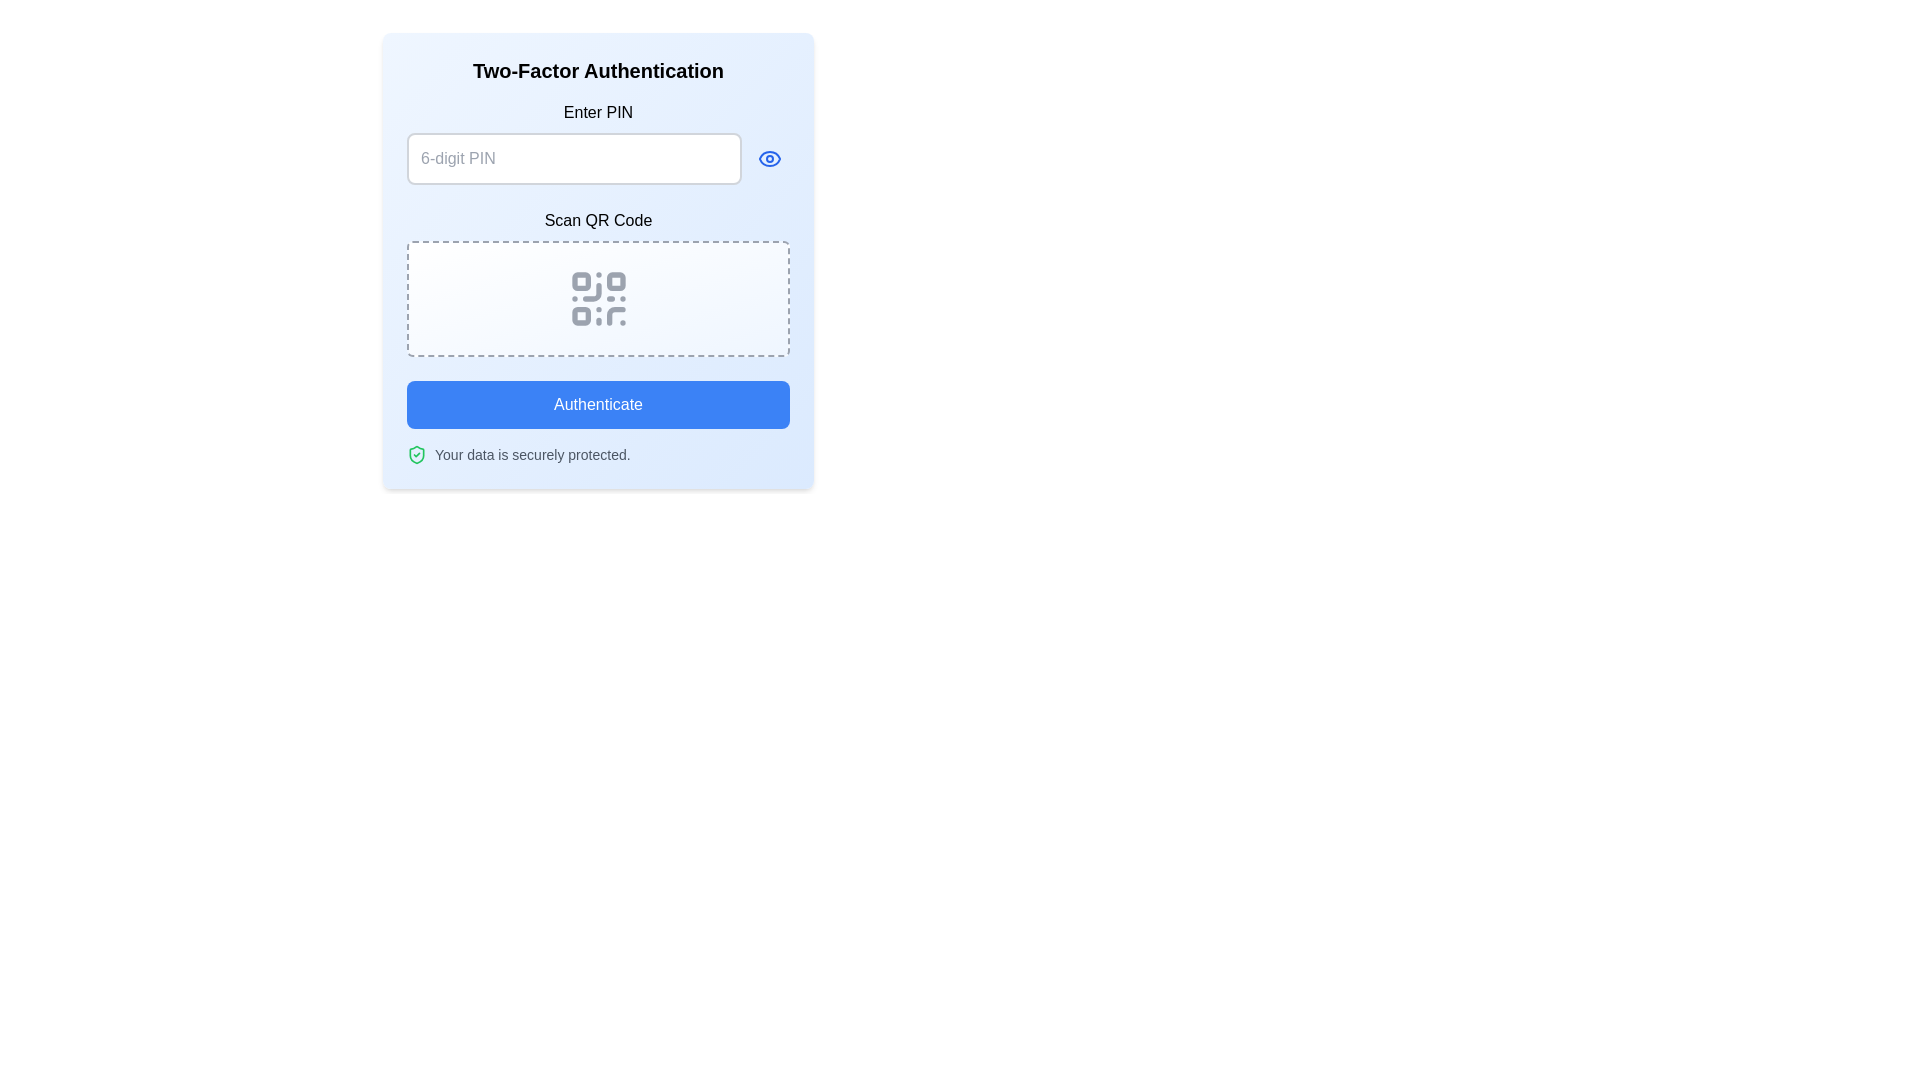 The image size is (1920, 1080). What do you see at coordinates (768, 157) in the screenshot?
I see `the circular blue eye icon button located at the end of the PIN input field` at bounding box center [768, 157].